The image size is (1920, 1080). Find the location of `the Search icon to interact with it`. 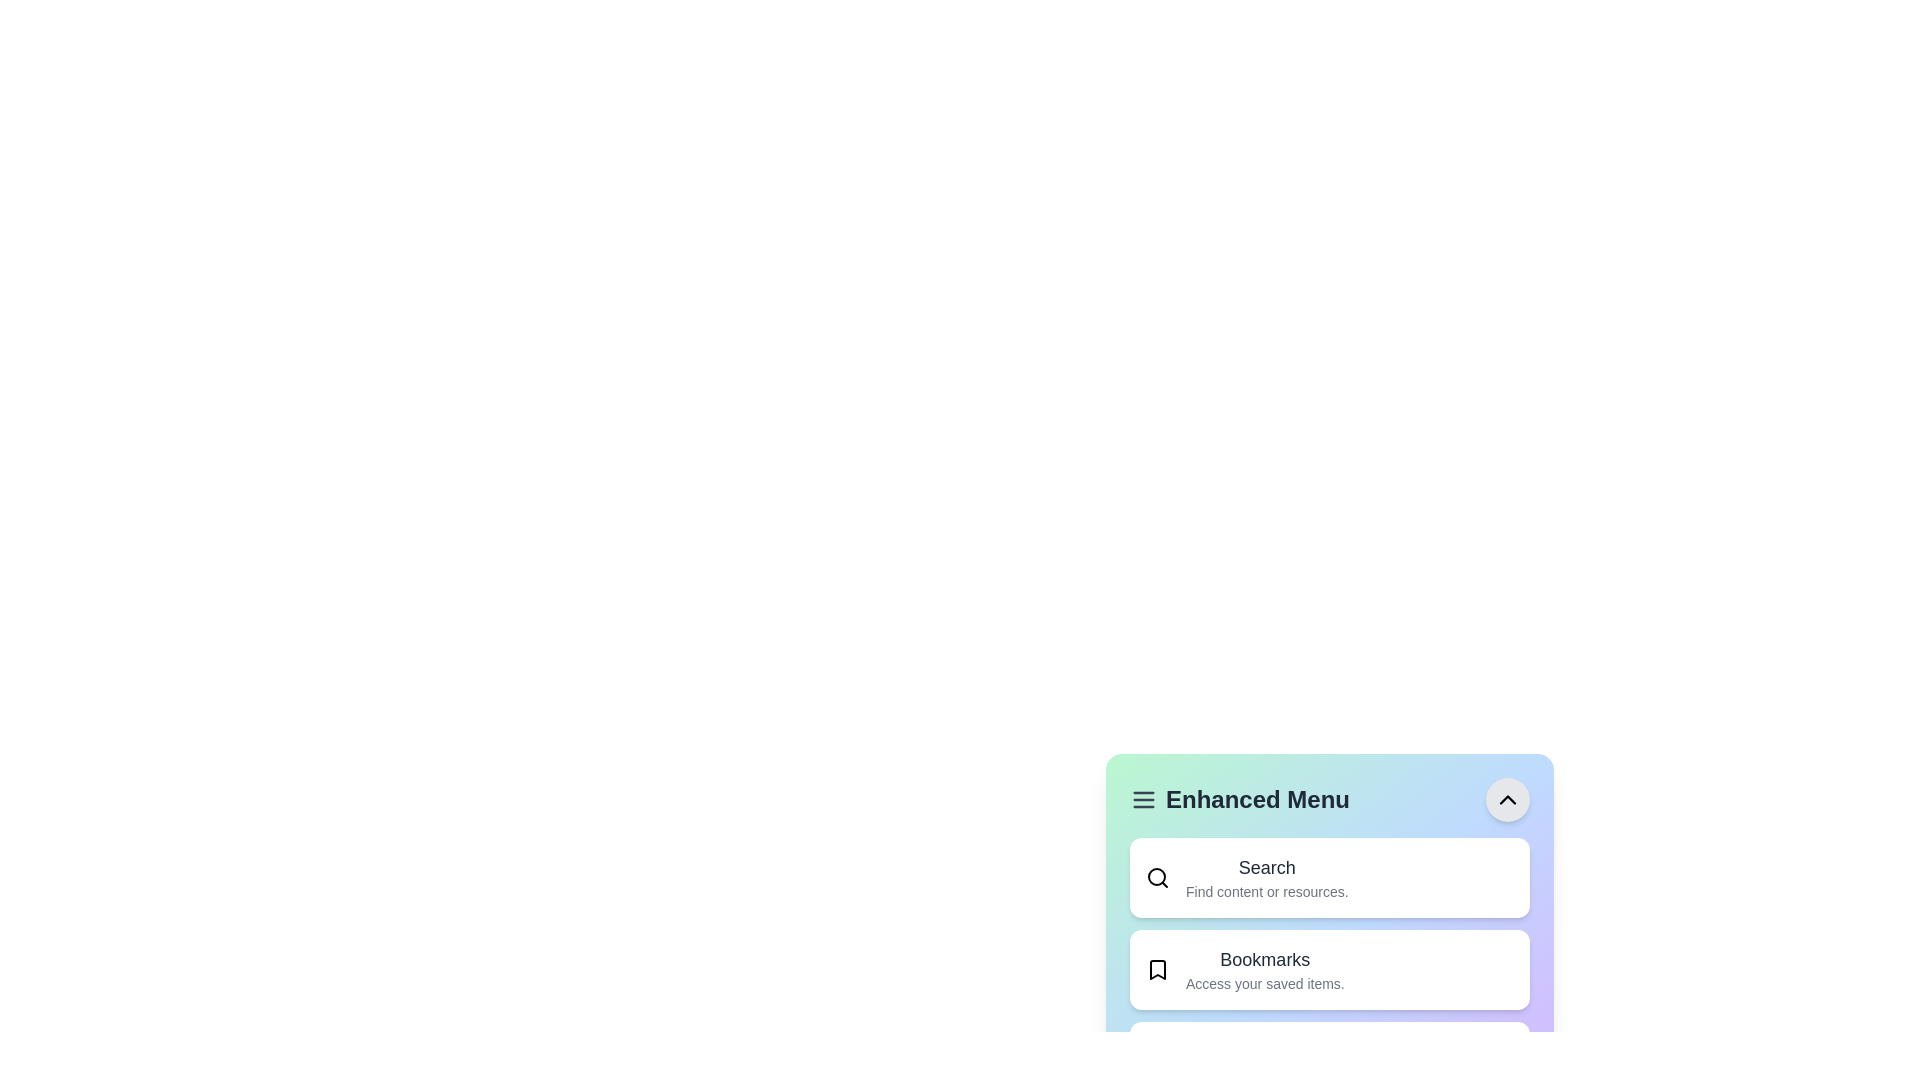

the Search icon to interact with it is located at coordinates (1157, 877).